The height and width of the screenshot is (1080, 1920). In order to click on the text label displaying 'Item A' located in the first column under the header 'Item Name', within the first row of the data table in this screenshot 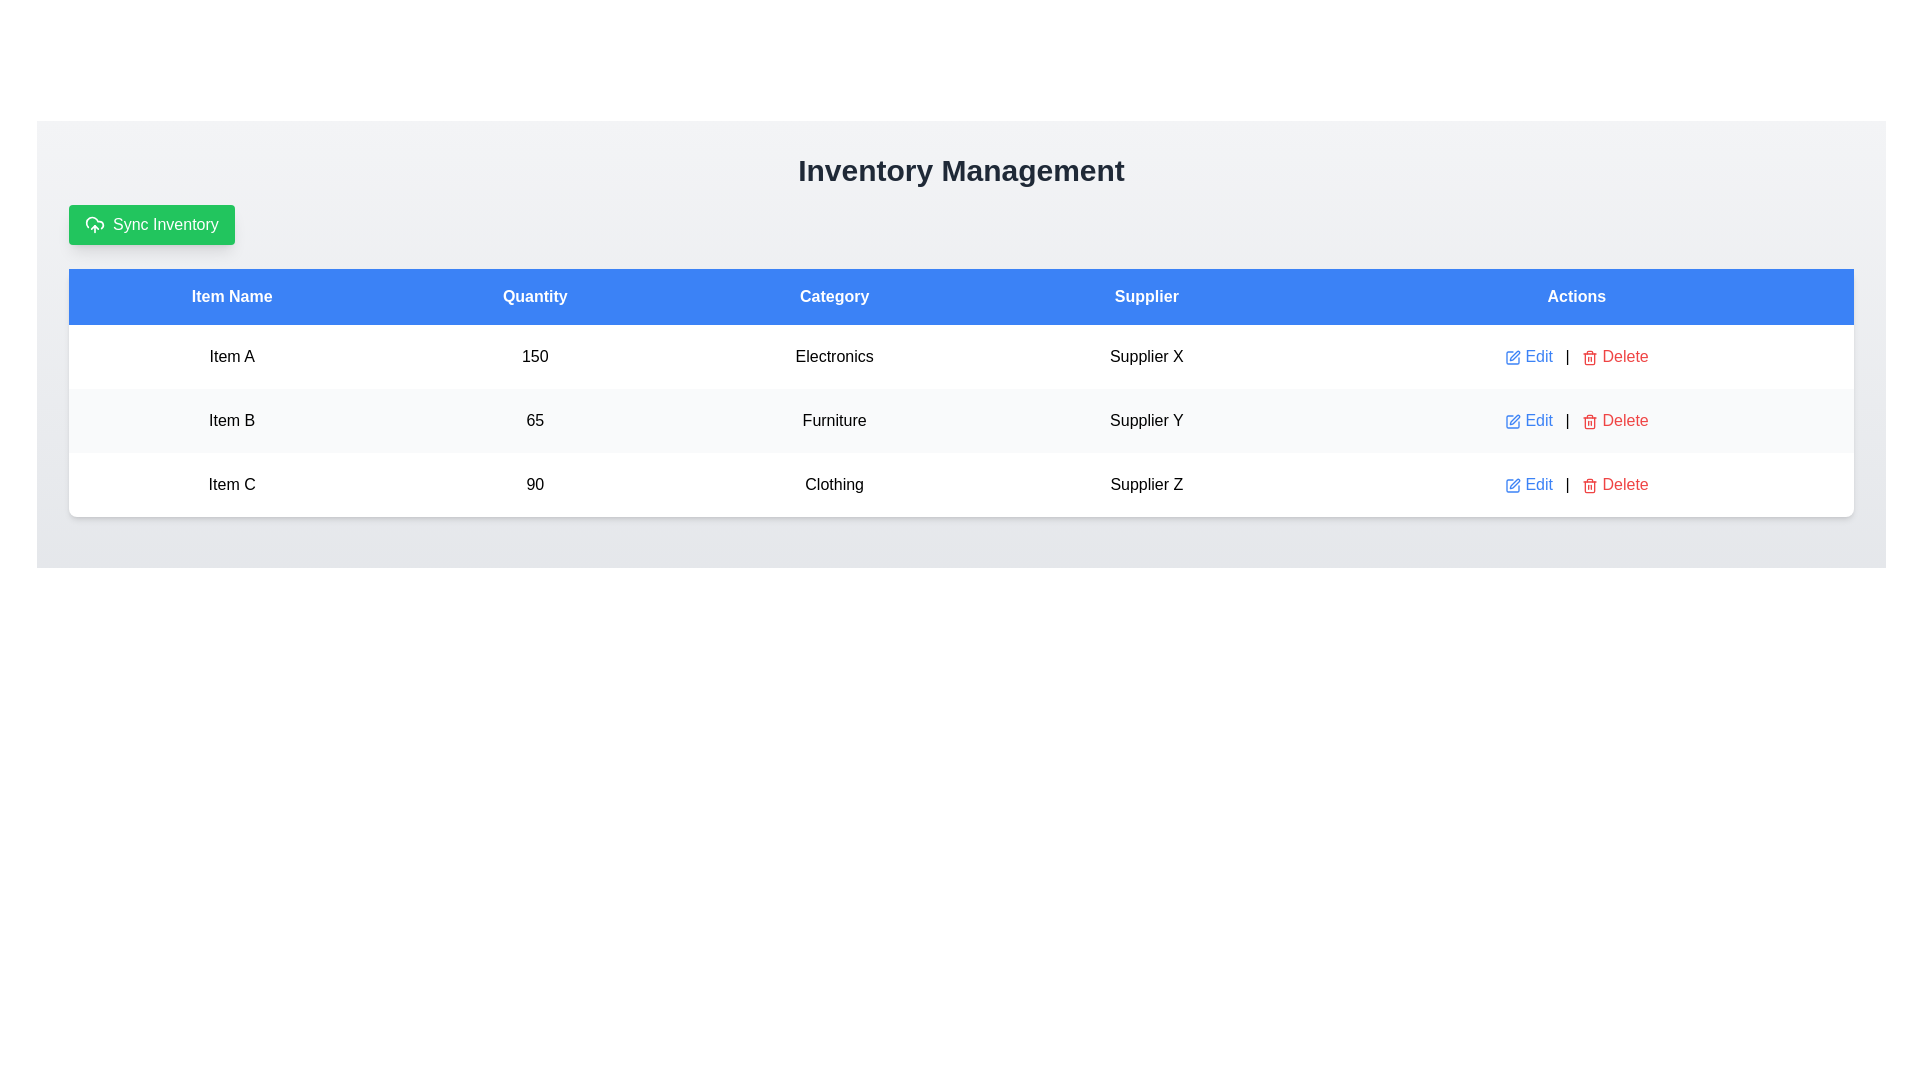, I will do `click(232, 356)`.